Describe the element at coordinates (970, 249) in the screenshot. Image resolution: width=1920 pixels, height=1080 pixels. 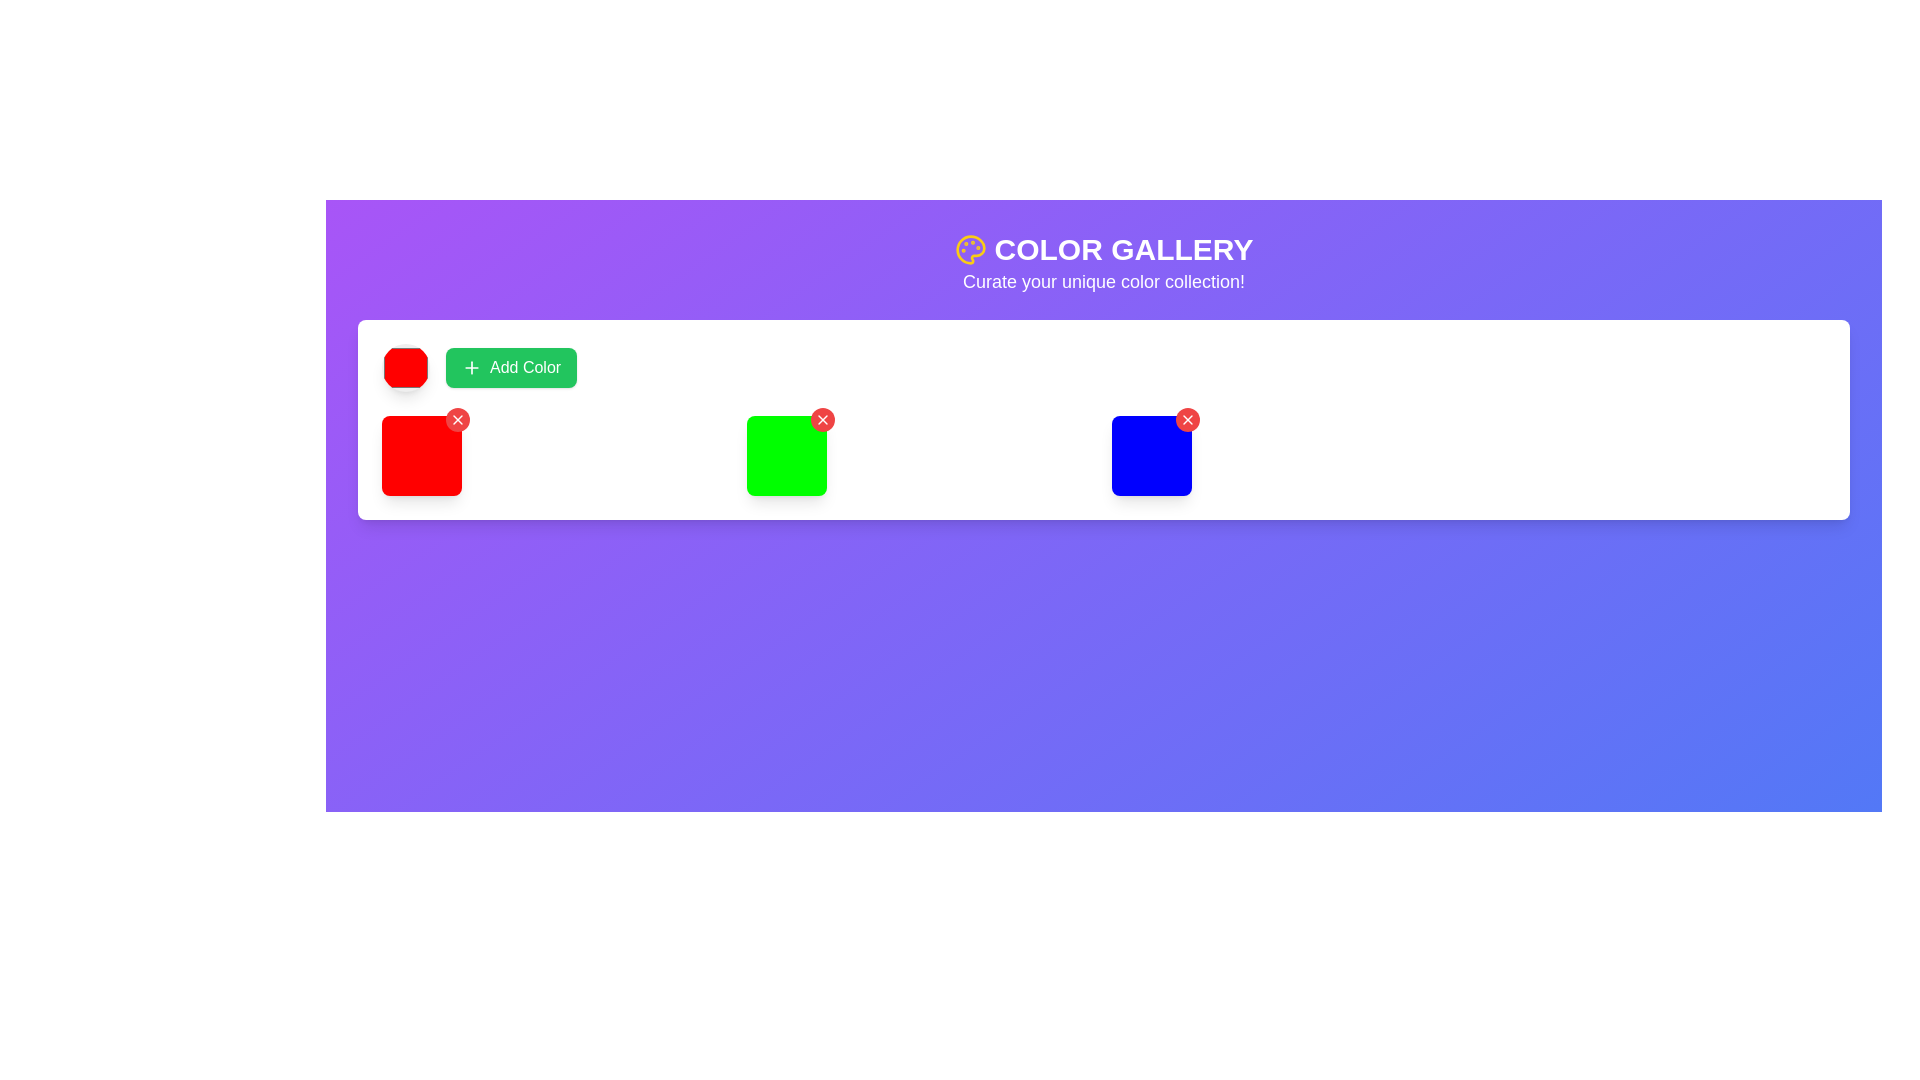
I see `the circular gradient icon at the center of the interface, which is part of the 'COLOR GALLERY' decorative illustration` at that location.